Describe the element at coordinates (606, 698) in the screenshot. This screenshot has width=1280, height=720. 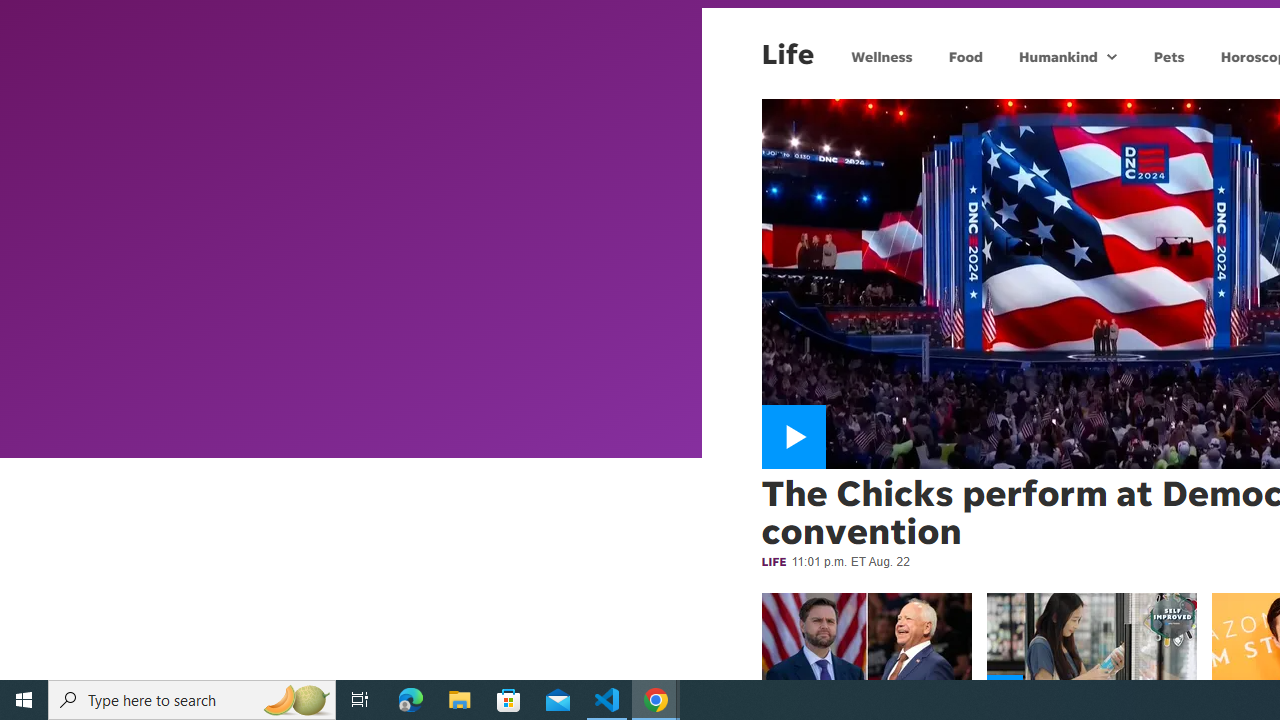
I see `'Visual Studio Code - 1 running window'` at that location.